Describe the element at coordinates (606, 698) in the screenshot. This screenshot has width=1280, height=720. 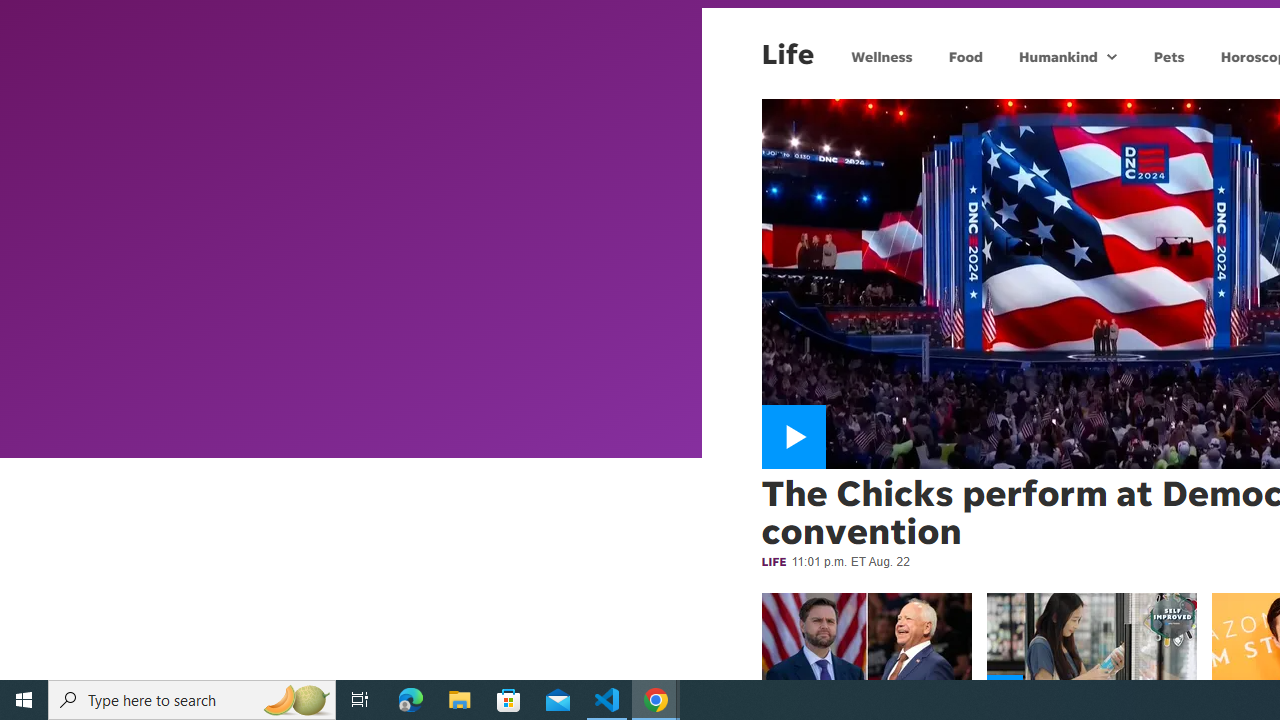
I see `'Visual Studio Code - 1 running window'` at that location.